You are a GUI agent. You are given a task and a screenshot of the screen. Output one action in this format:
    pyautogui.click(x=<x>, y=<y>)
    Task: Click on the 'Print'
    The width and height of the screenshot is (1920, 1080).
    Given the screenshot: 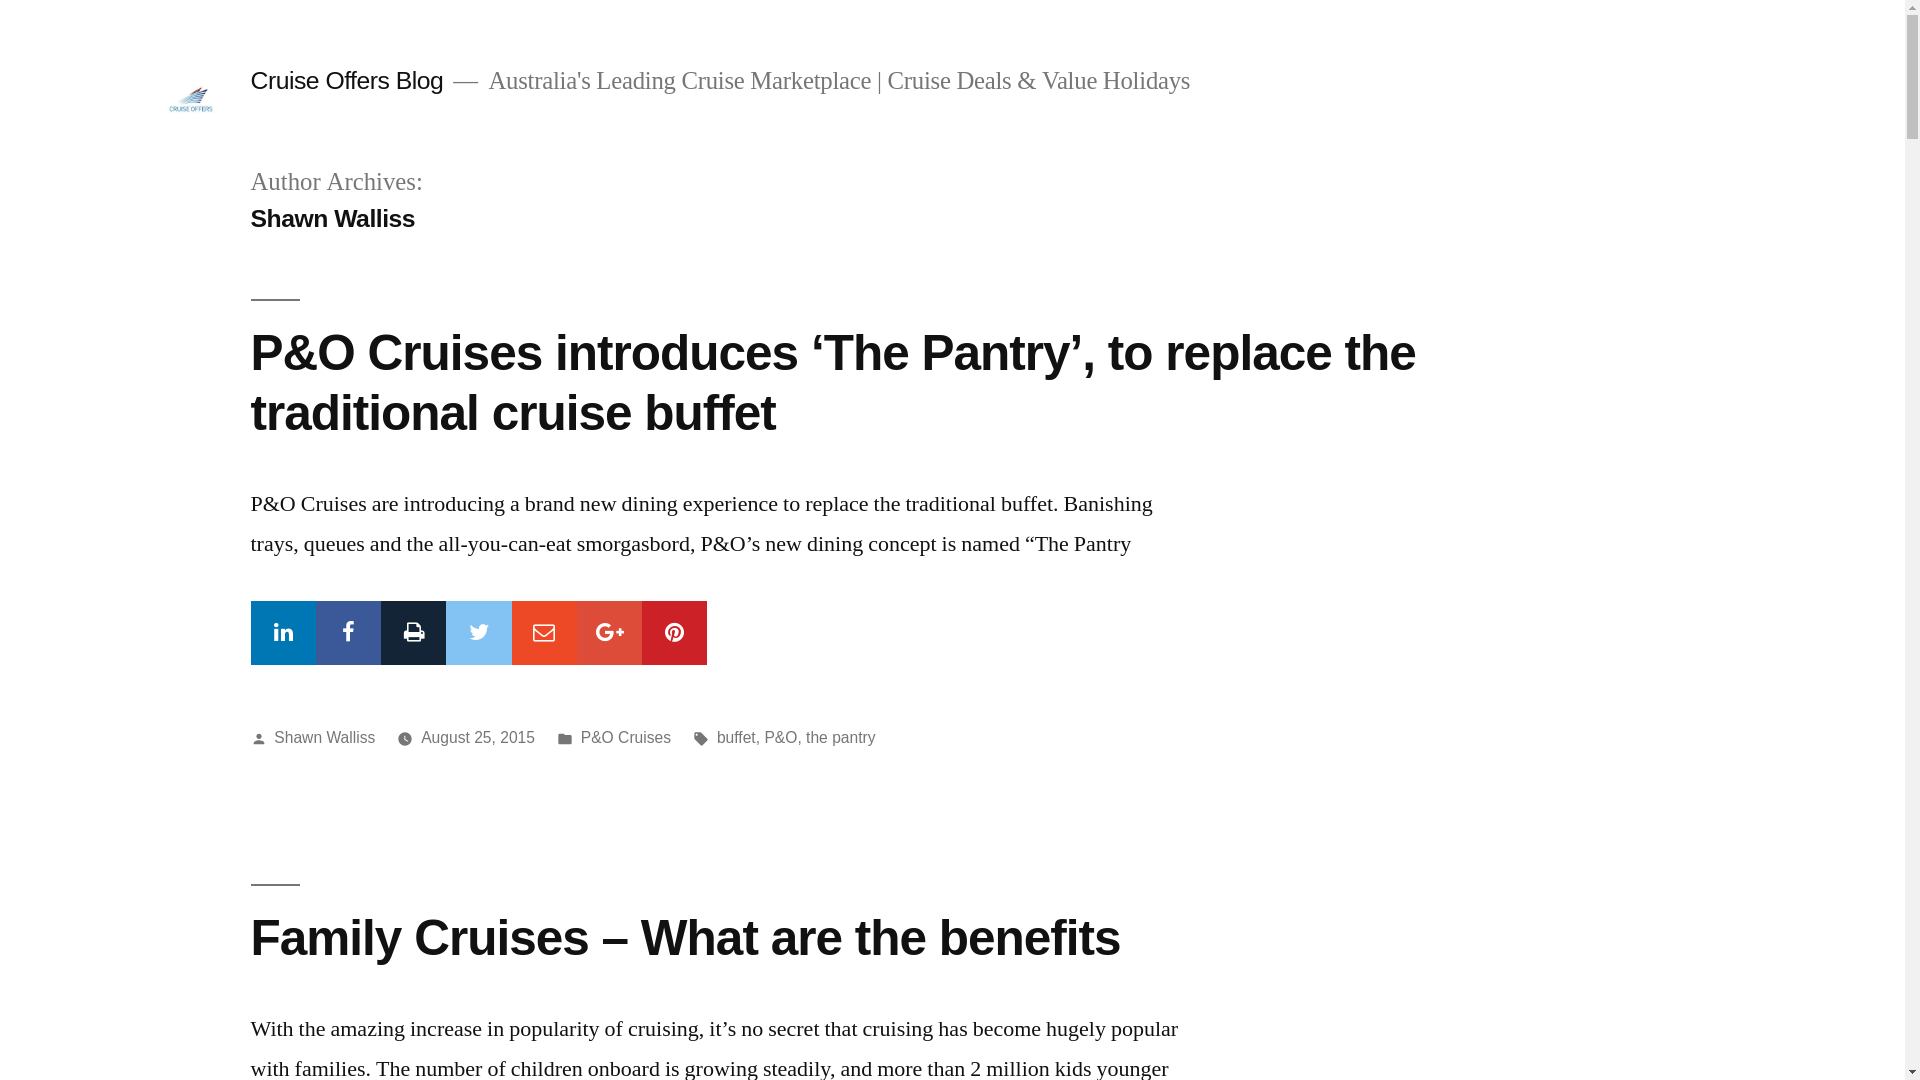 What is the action you would take?
    pyautogui.click(x=412, y=632)
    